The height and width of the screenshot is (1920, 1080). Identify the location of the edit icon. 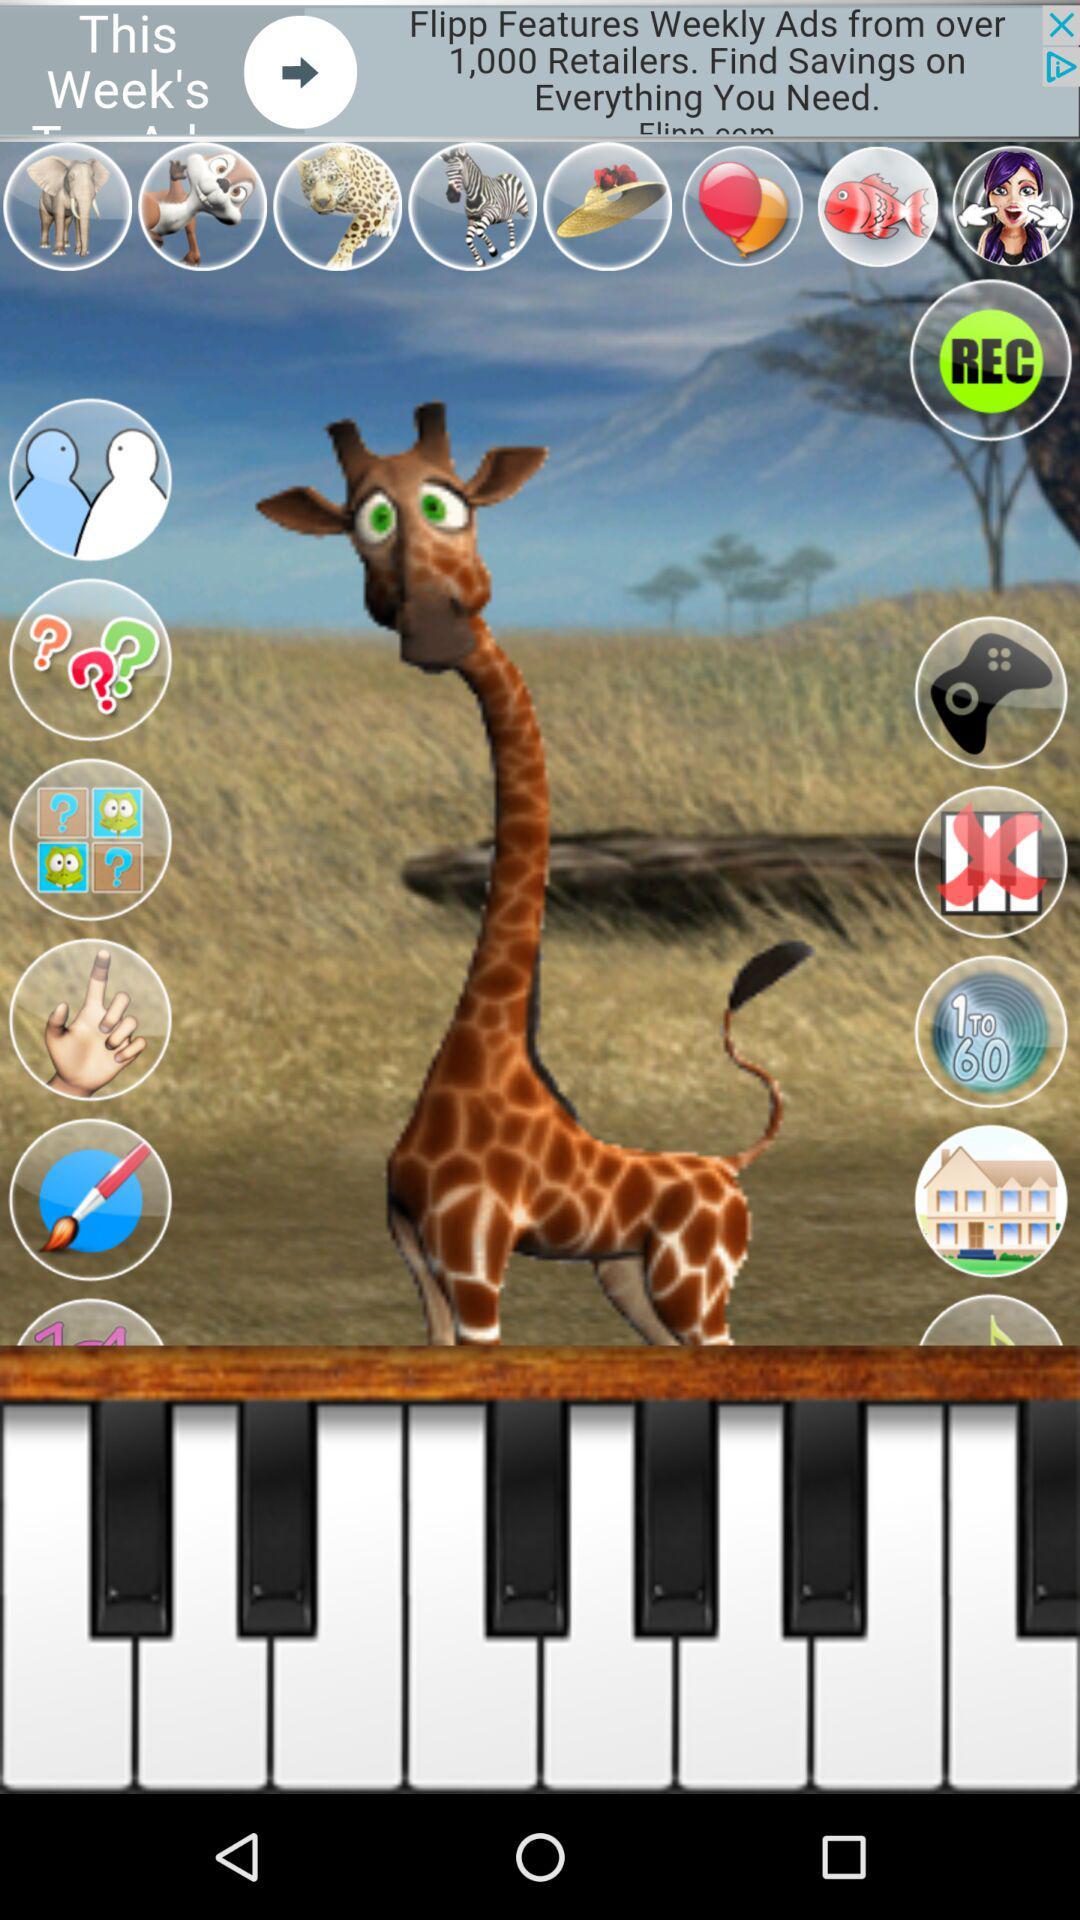
(88, 1284).